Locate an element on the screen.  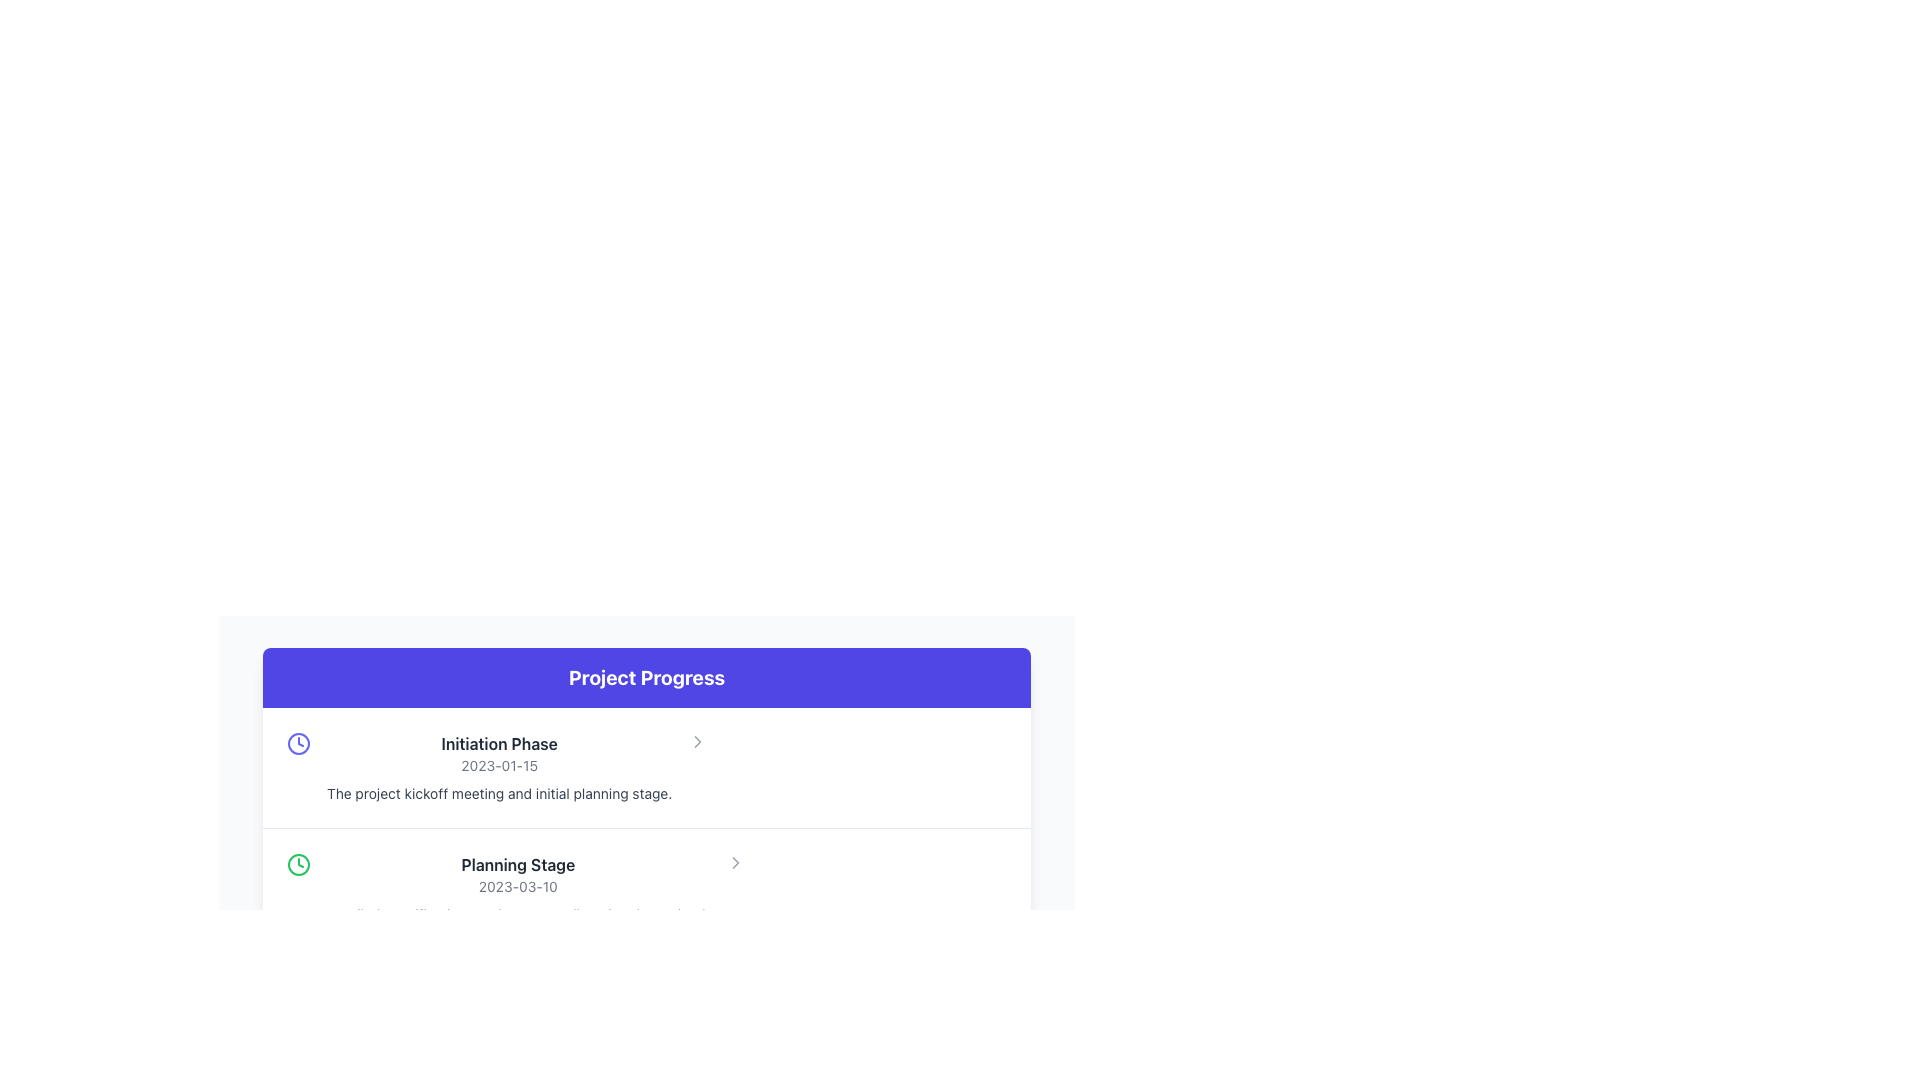
the text label reading '2023-03-10', which is styled in gray and located beneath the title 'Planning Stage' in the 'Project Progress' section is located at coordinates (518, 886).